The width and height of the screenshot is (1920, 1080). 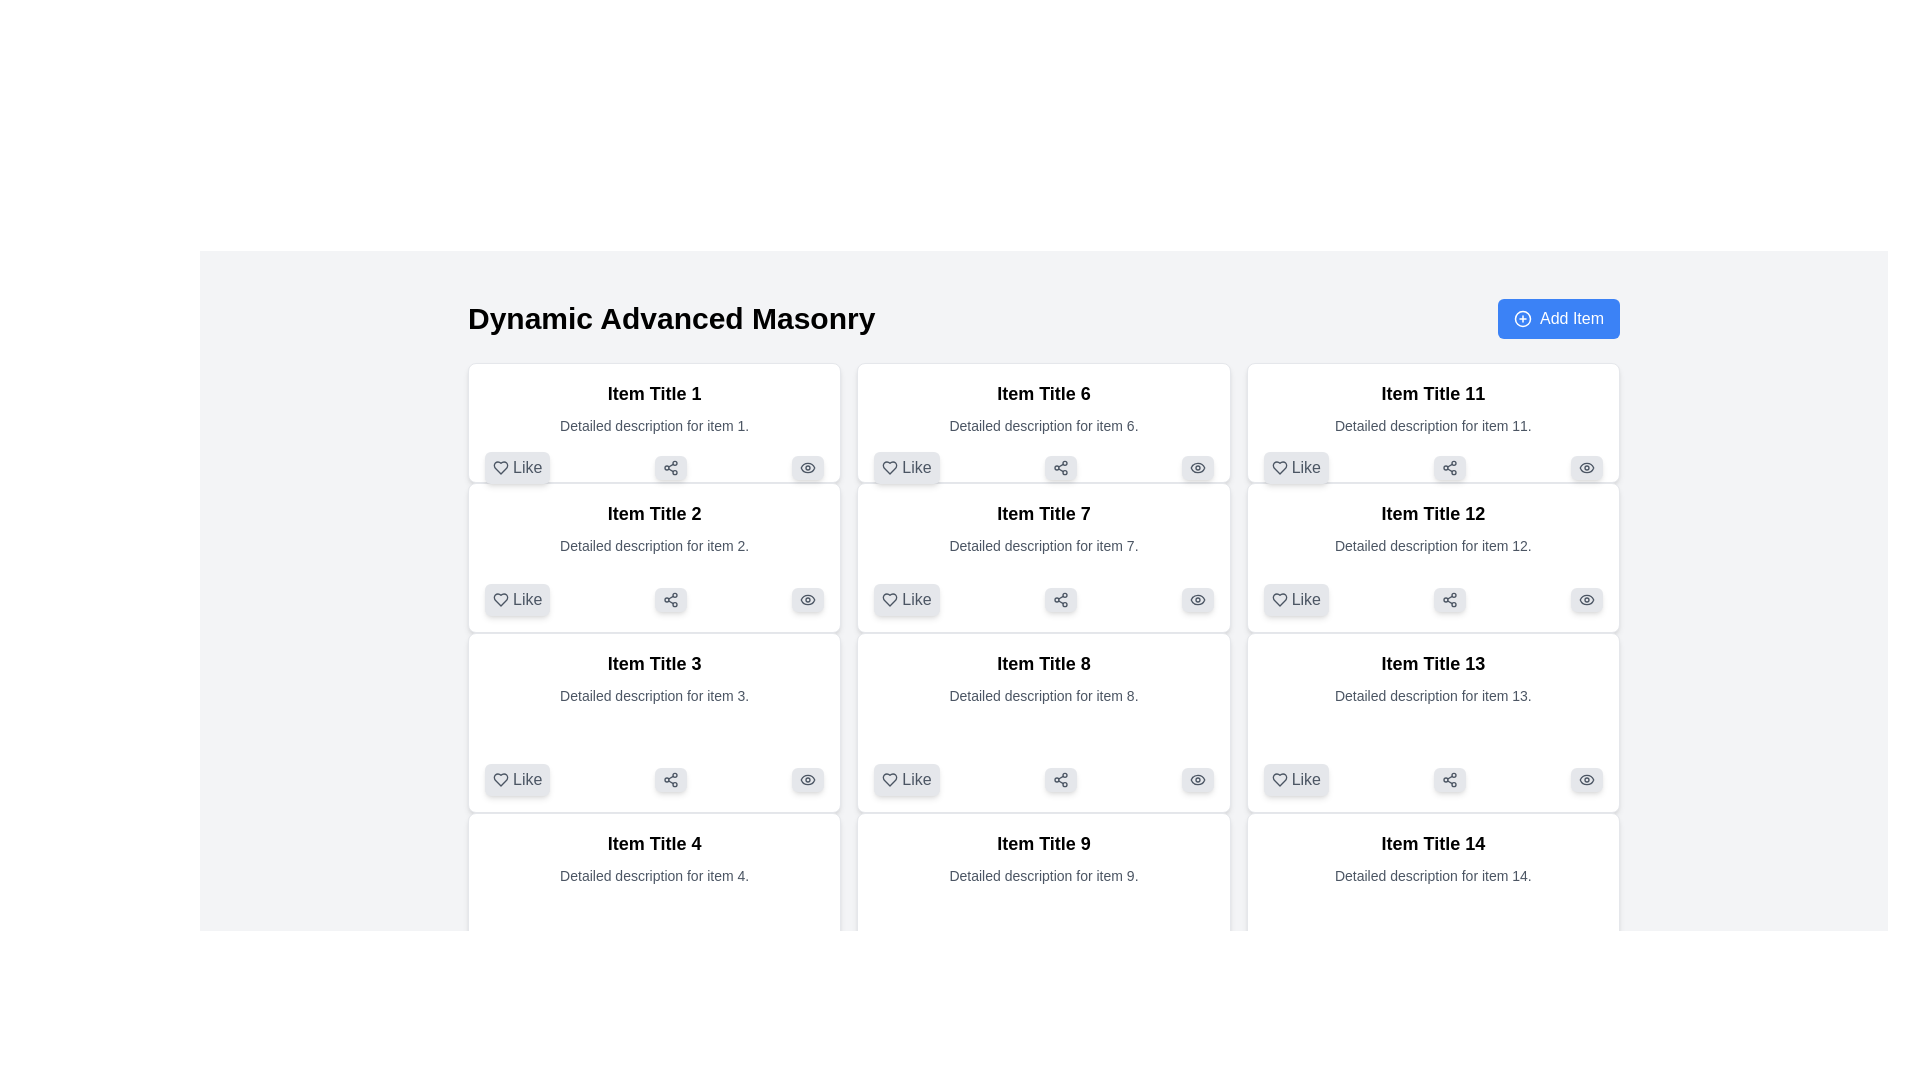 What do you see at coordinates (1278, 778) in the screenshot?
I see `the heart-shaped icon within the 'Like' button located beneath 'Item Title 13' to trigger a tooltip or visual feedback` at bounding box center [1278, 778].